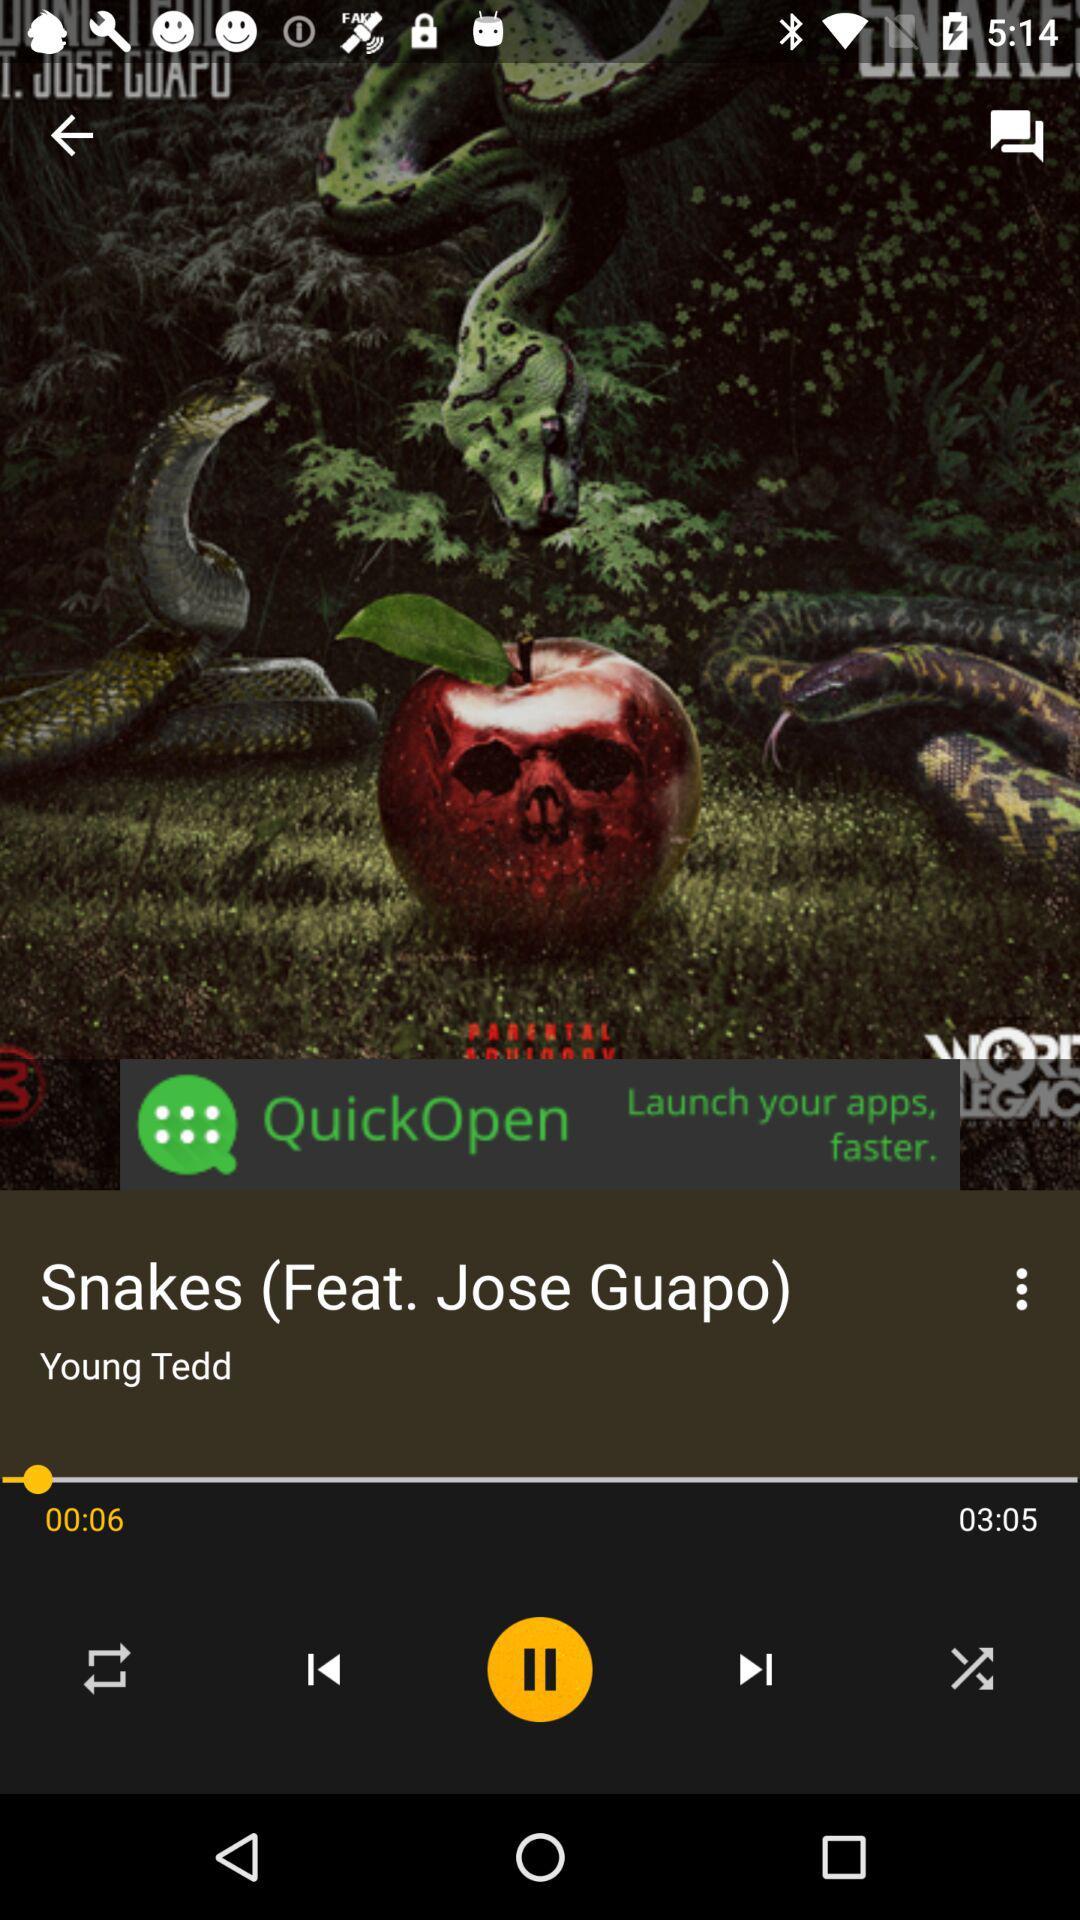 The width and height of the screenshot is (1080, 1920). What do you see at coordinates (108, 1669) in the screenshot?
I see `the repeat icon` at bounding box center [108, 1669].